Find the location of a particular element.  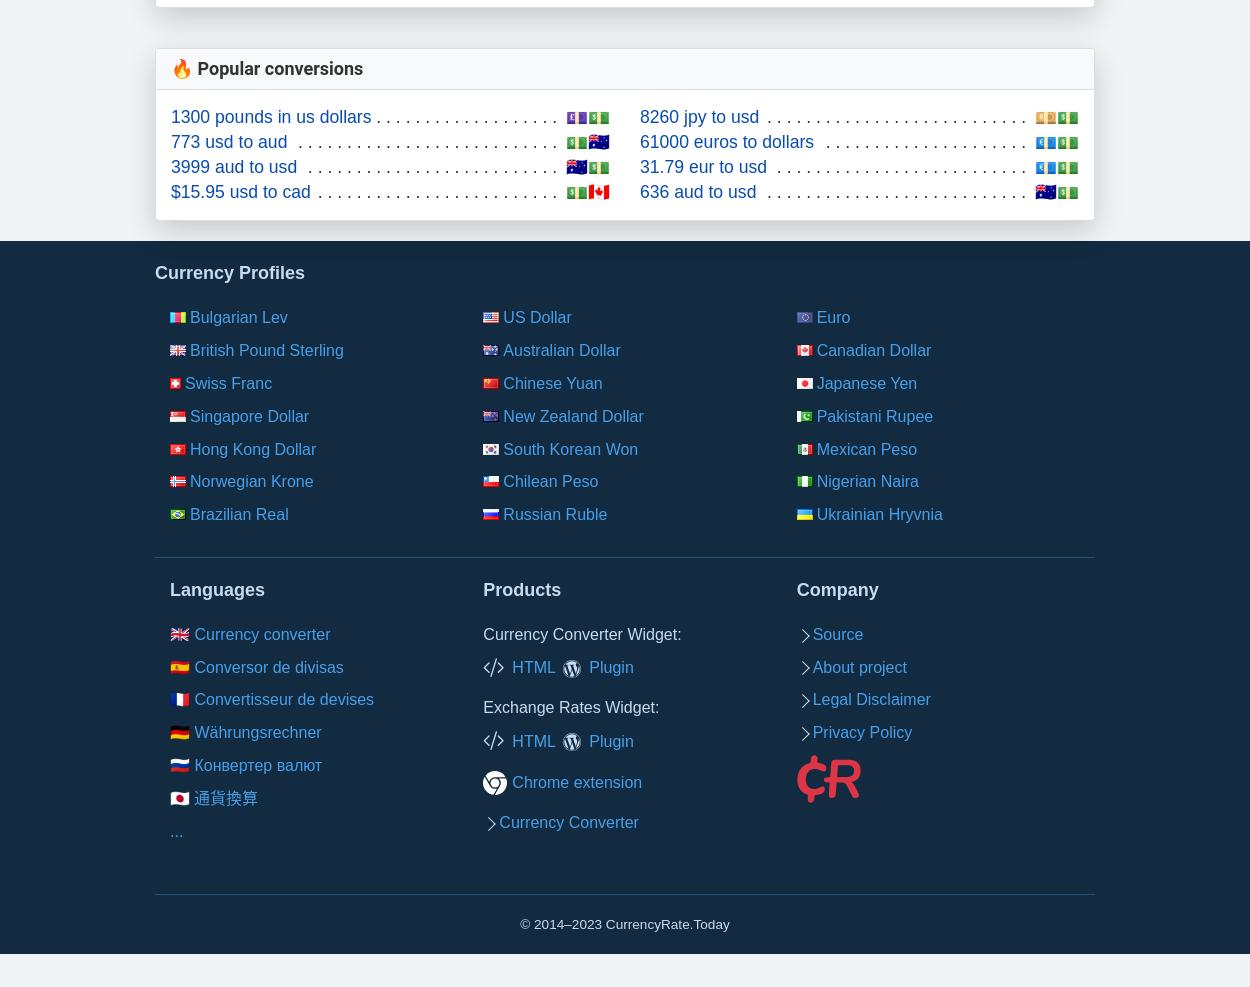

'Privacy Policy' is located at coordinates (861, 731).